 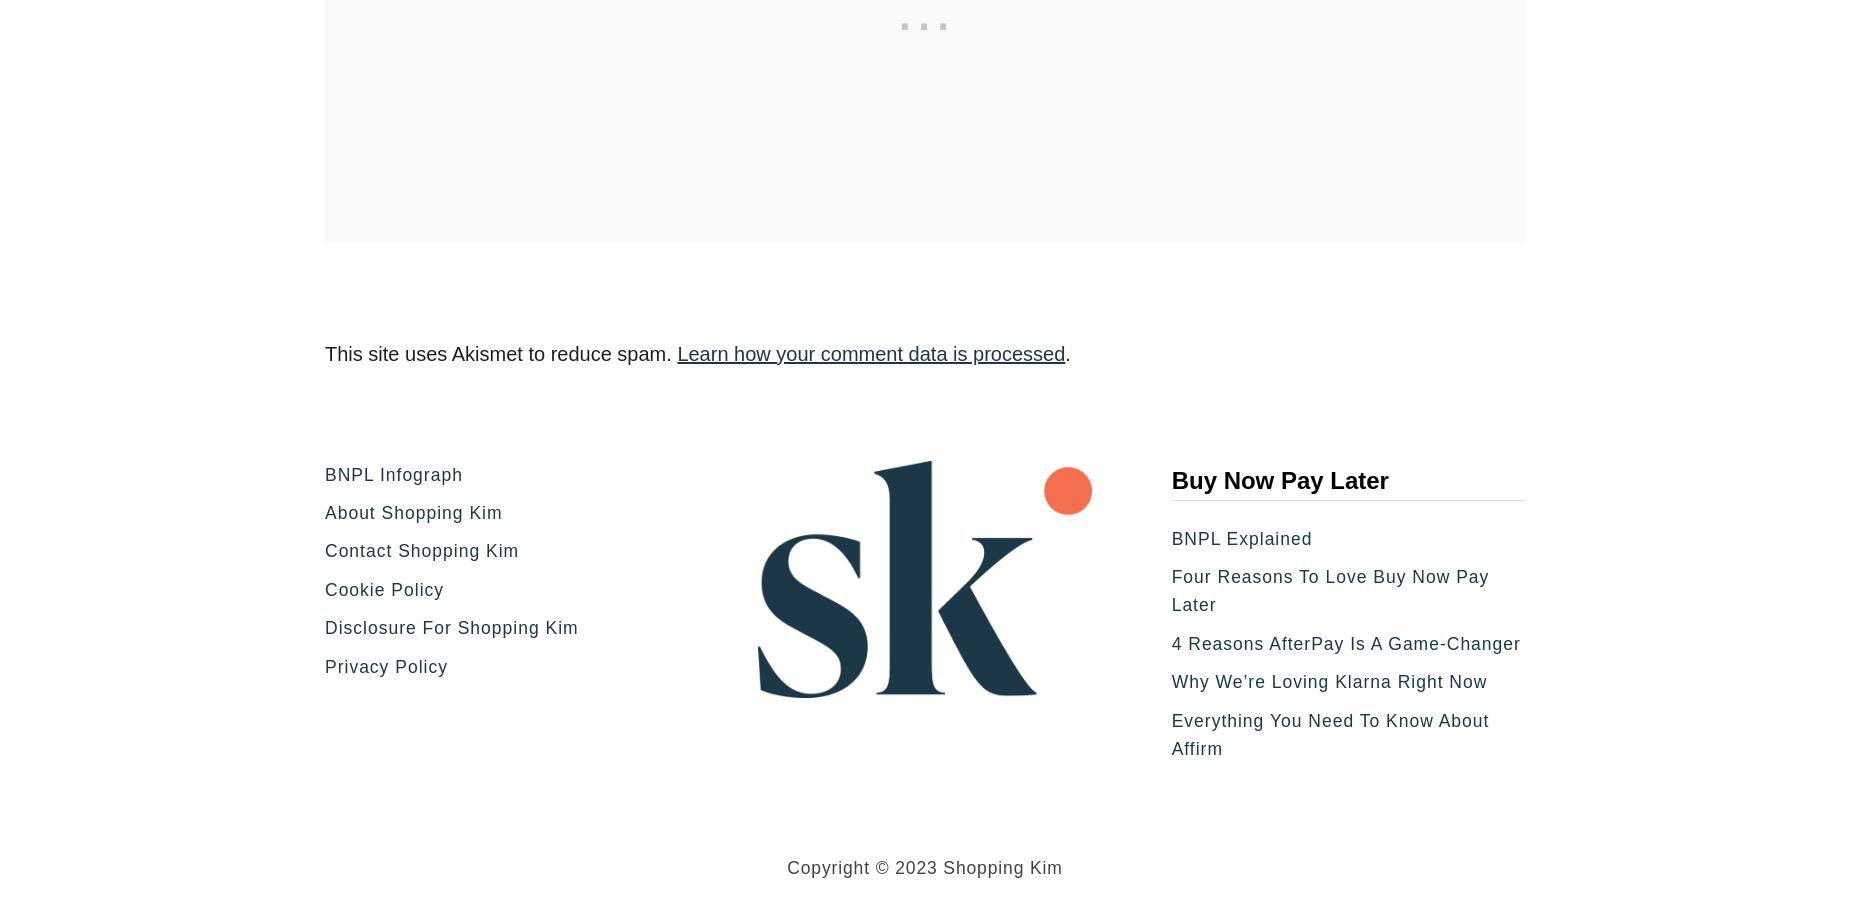 What do you see at coordinates (1328, 681) in the screenshot?
I see `'Why We’re Loving Klarna Right Now'` at bounding box center [1328, 681].